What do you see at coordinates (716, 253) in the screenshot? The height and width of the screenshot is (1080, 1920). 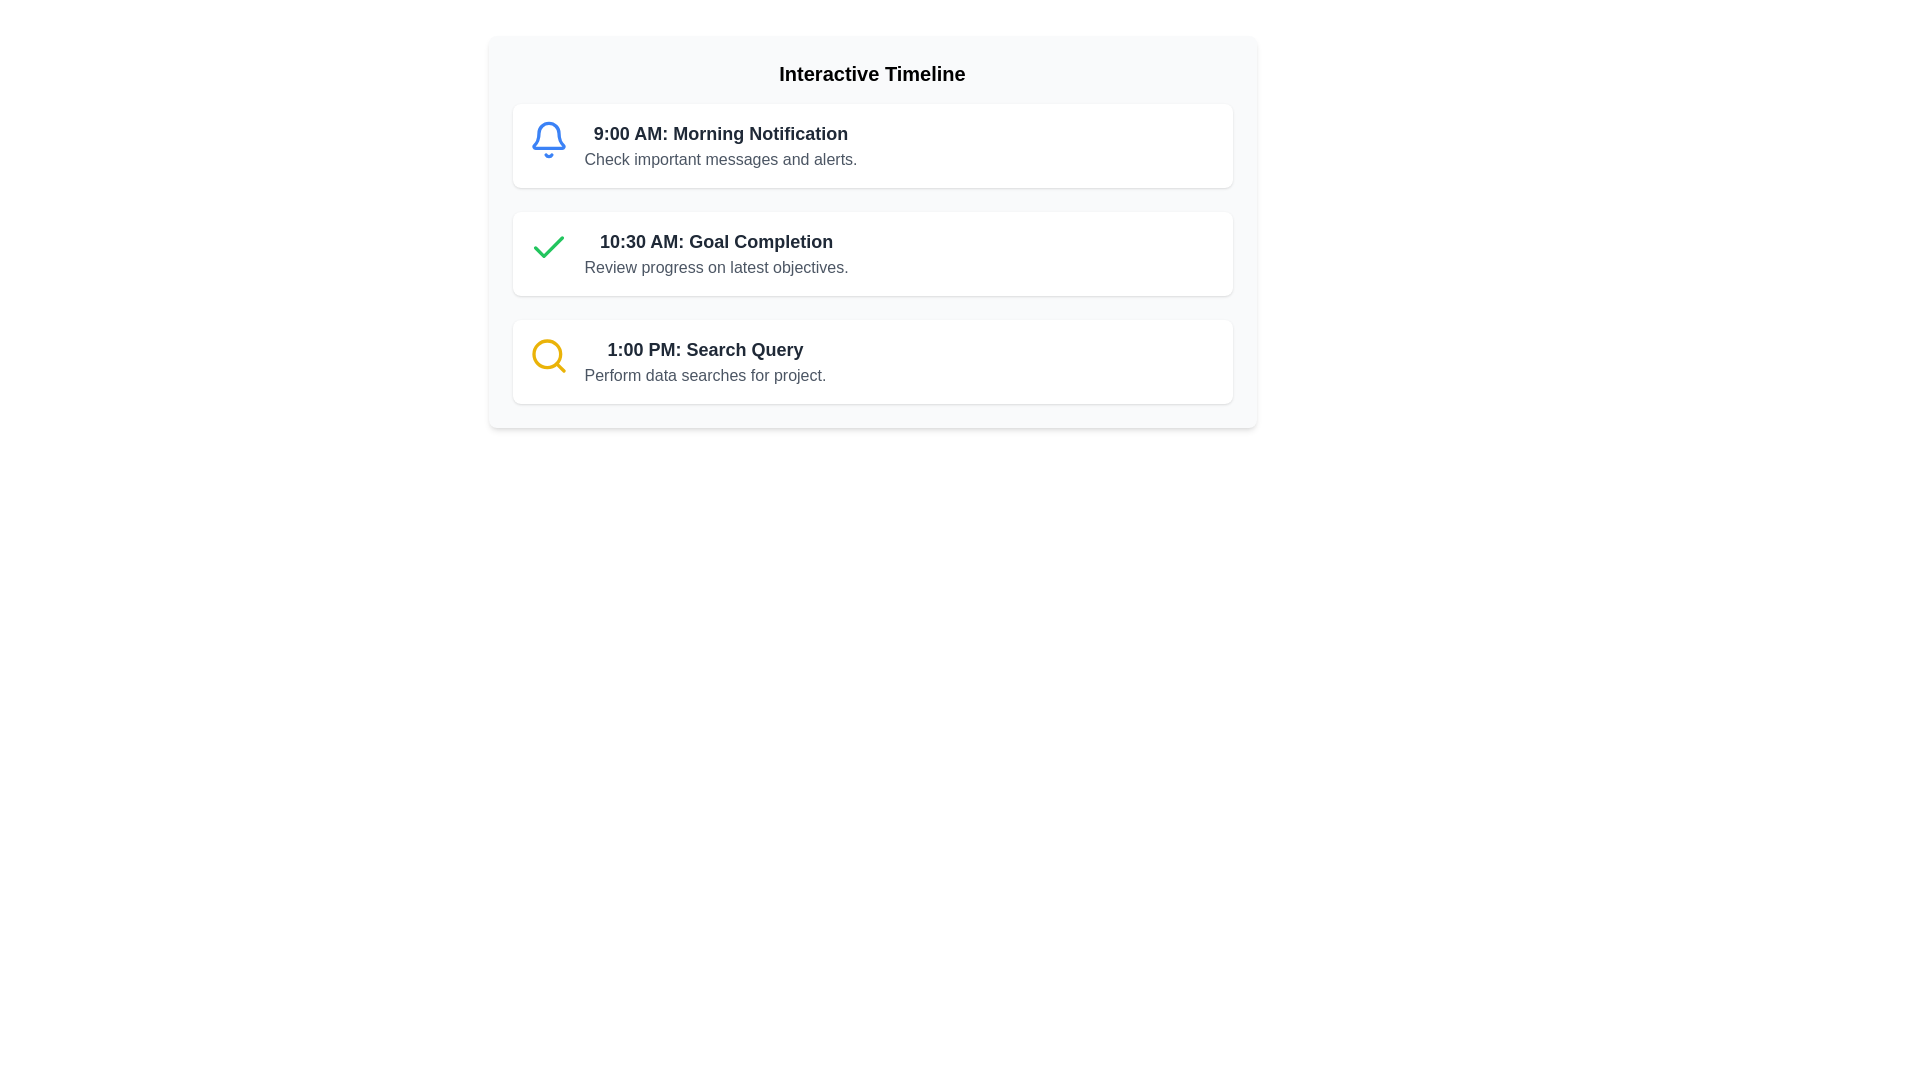 I see `the second Text block in the timeline entry that describes a task scheduled for 10:30 AM, located centrally between the '9:00 AM: Morning Notification' and '1:00 PM: Search Query' entries` at bounding box center [716, 253].